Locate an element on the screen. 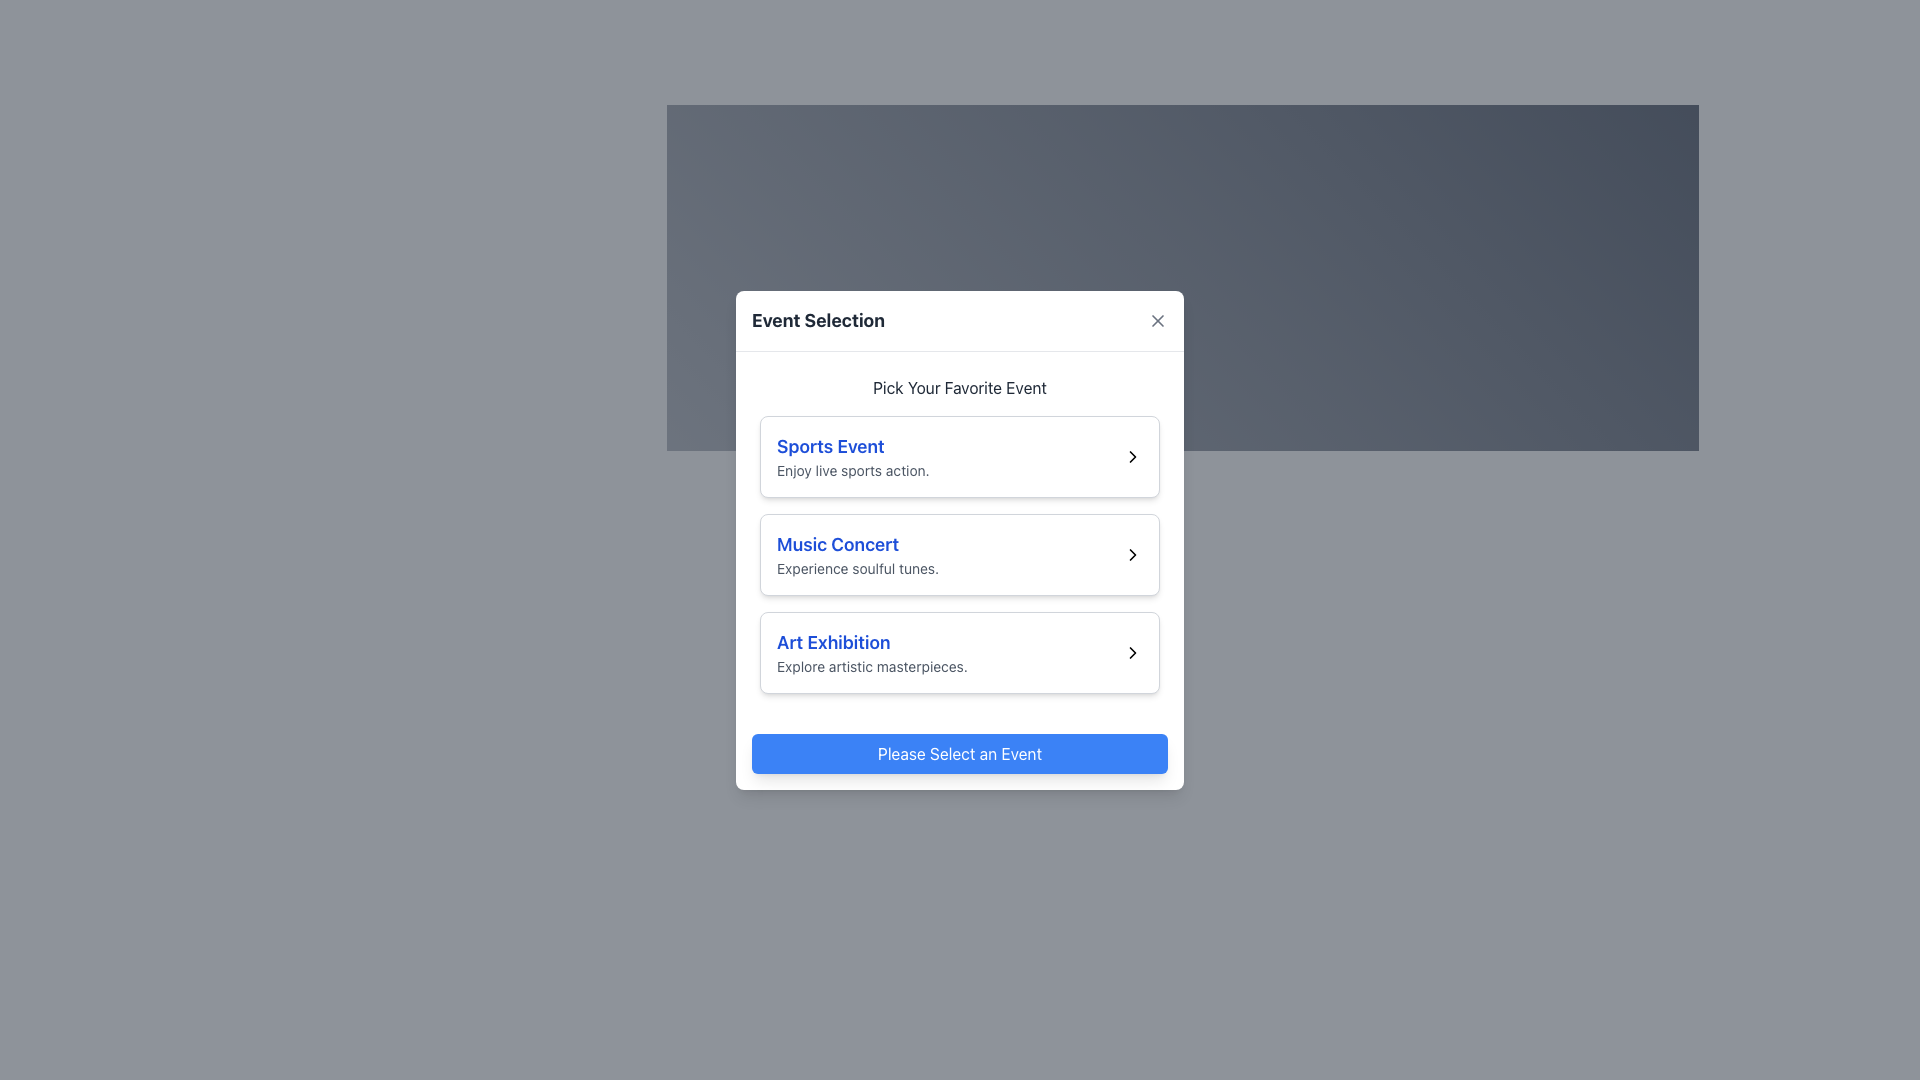 The width and height of the screenshot is (1920, 1080). the icon located at the right edge of the 'Art Exhibition' list item is located at coordinates (1132, 651).